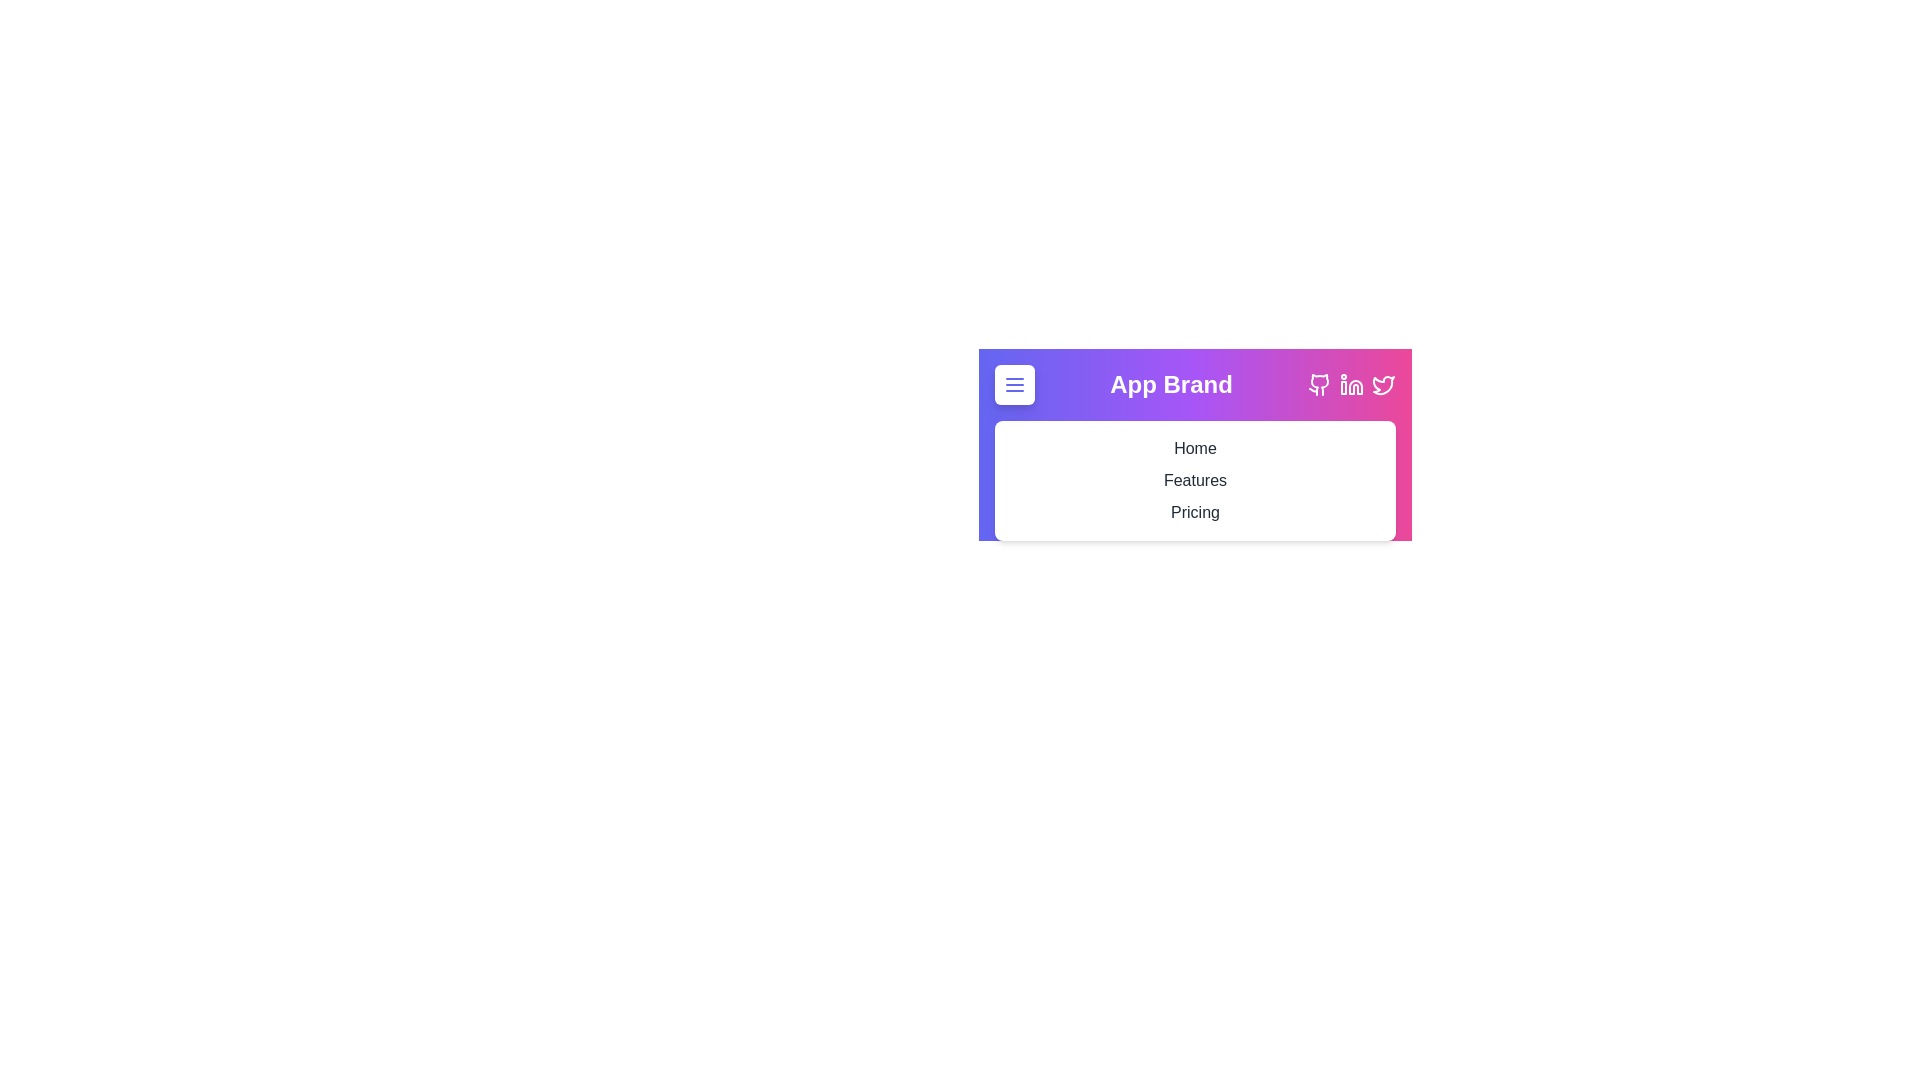  I want to click on the social media button for Twitter, so click(1382, 385).